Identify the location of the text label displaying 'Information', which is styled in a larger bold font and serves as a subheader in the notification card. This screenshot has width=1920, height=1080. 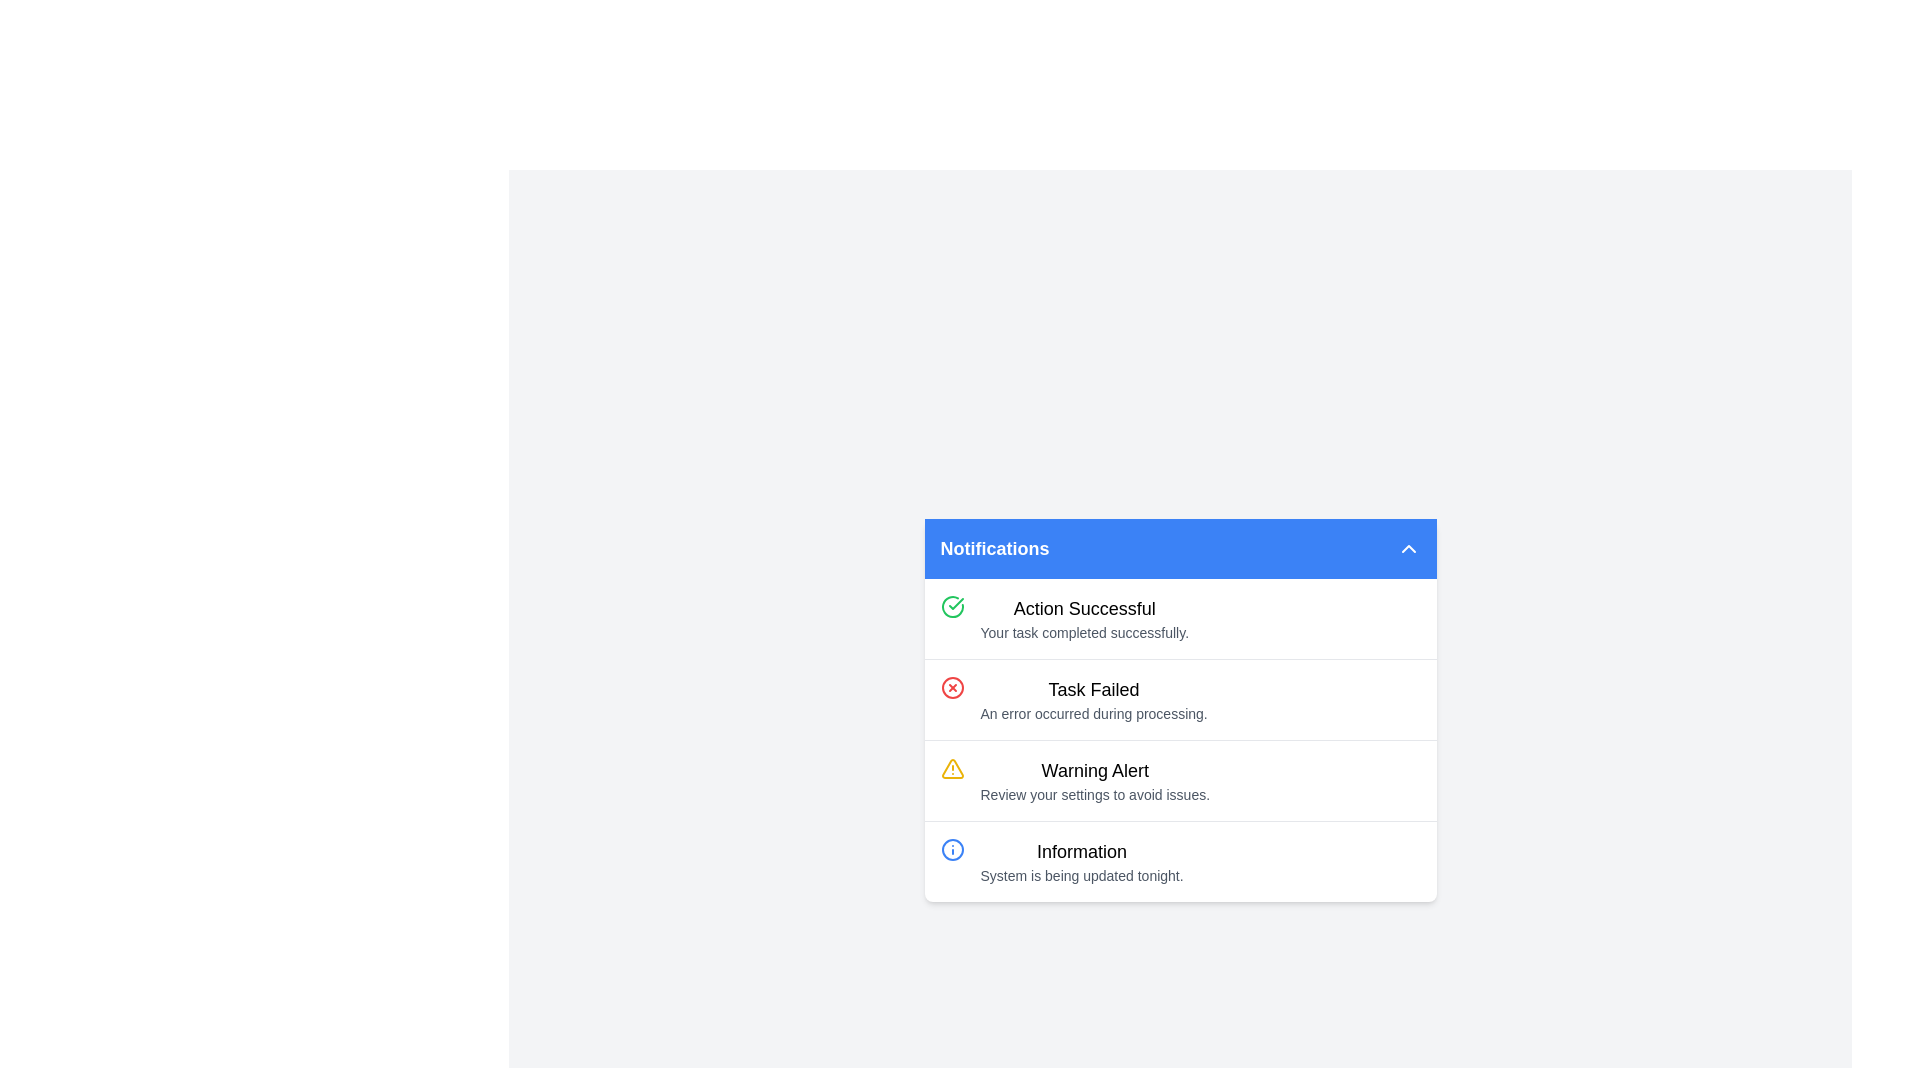
(1081, 851).